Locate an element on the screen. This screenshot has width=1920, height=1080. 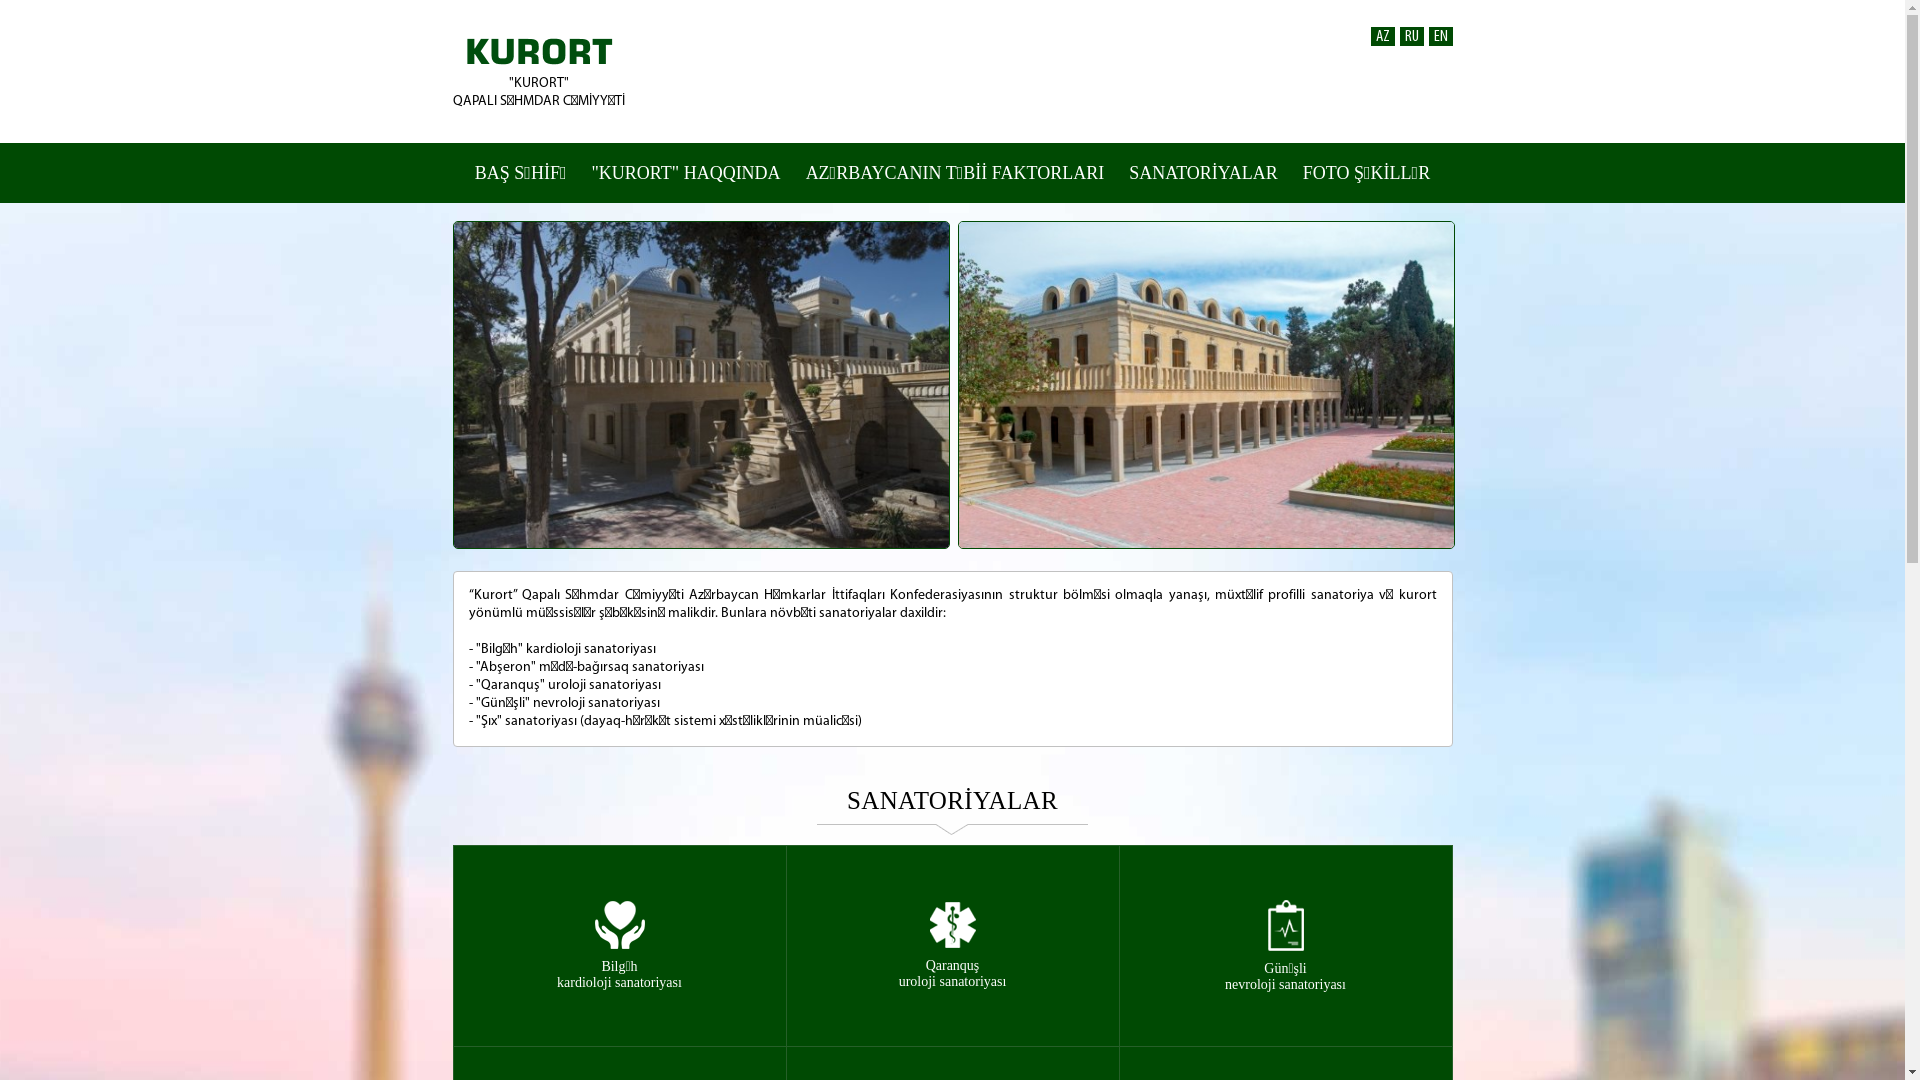
'AZ' is located at coordinates (1381, 36).